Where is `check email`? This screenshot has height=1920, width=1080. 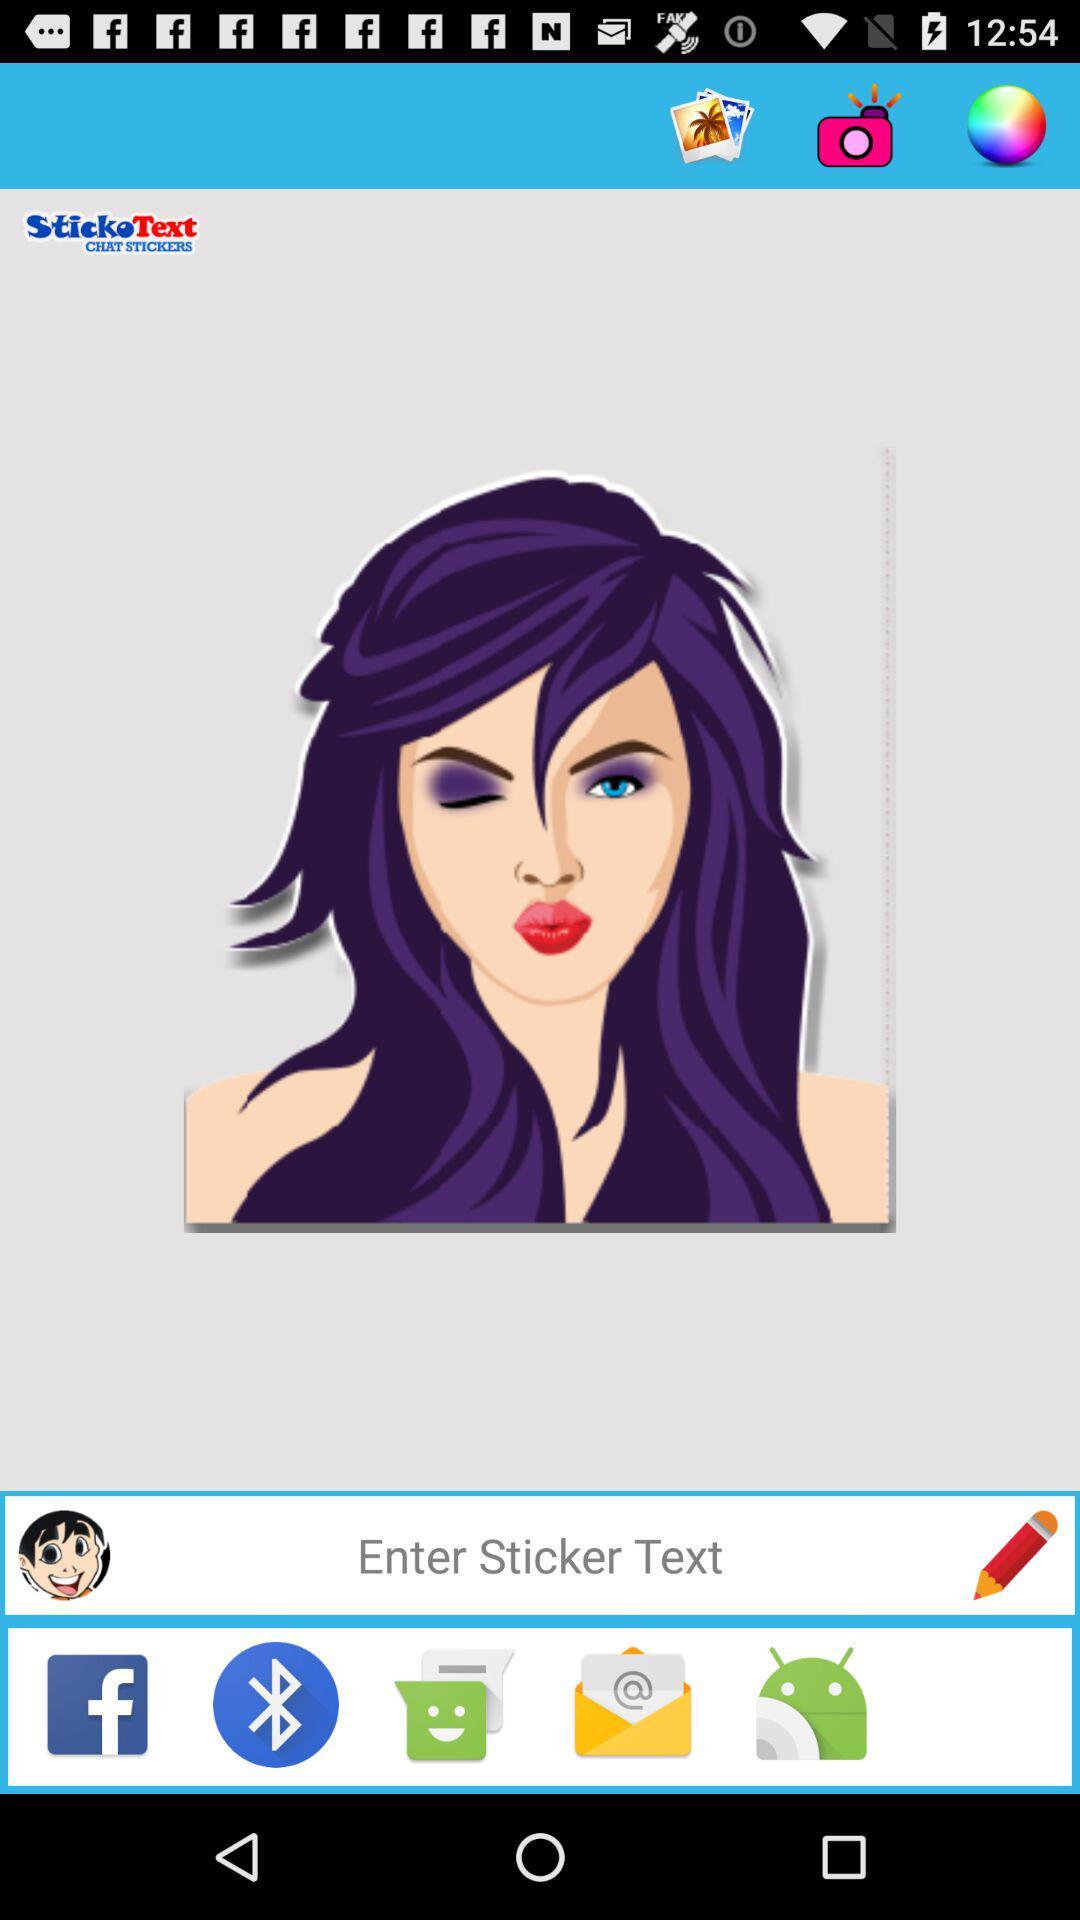
check email is located at coordinates (632, 1703).